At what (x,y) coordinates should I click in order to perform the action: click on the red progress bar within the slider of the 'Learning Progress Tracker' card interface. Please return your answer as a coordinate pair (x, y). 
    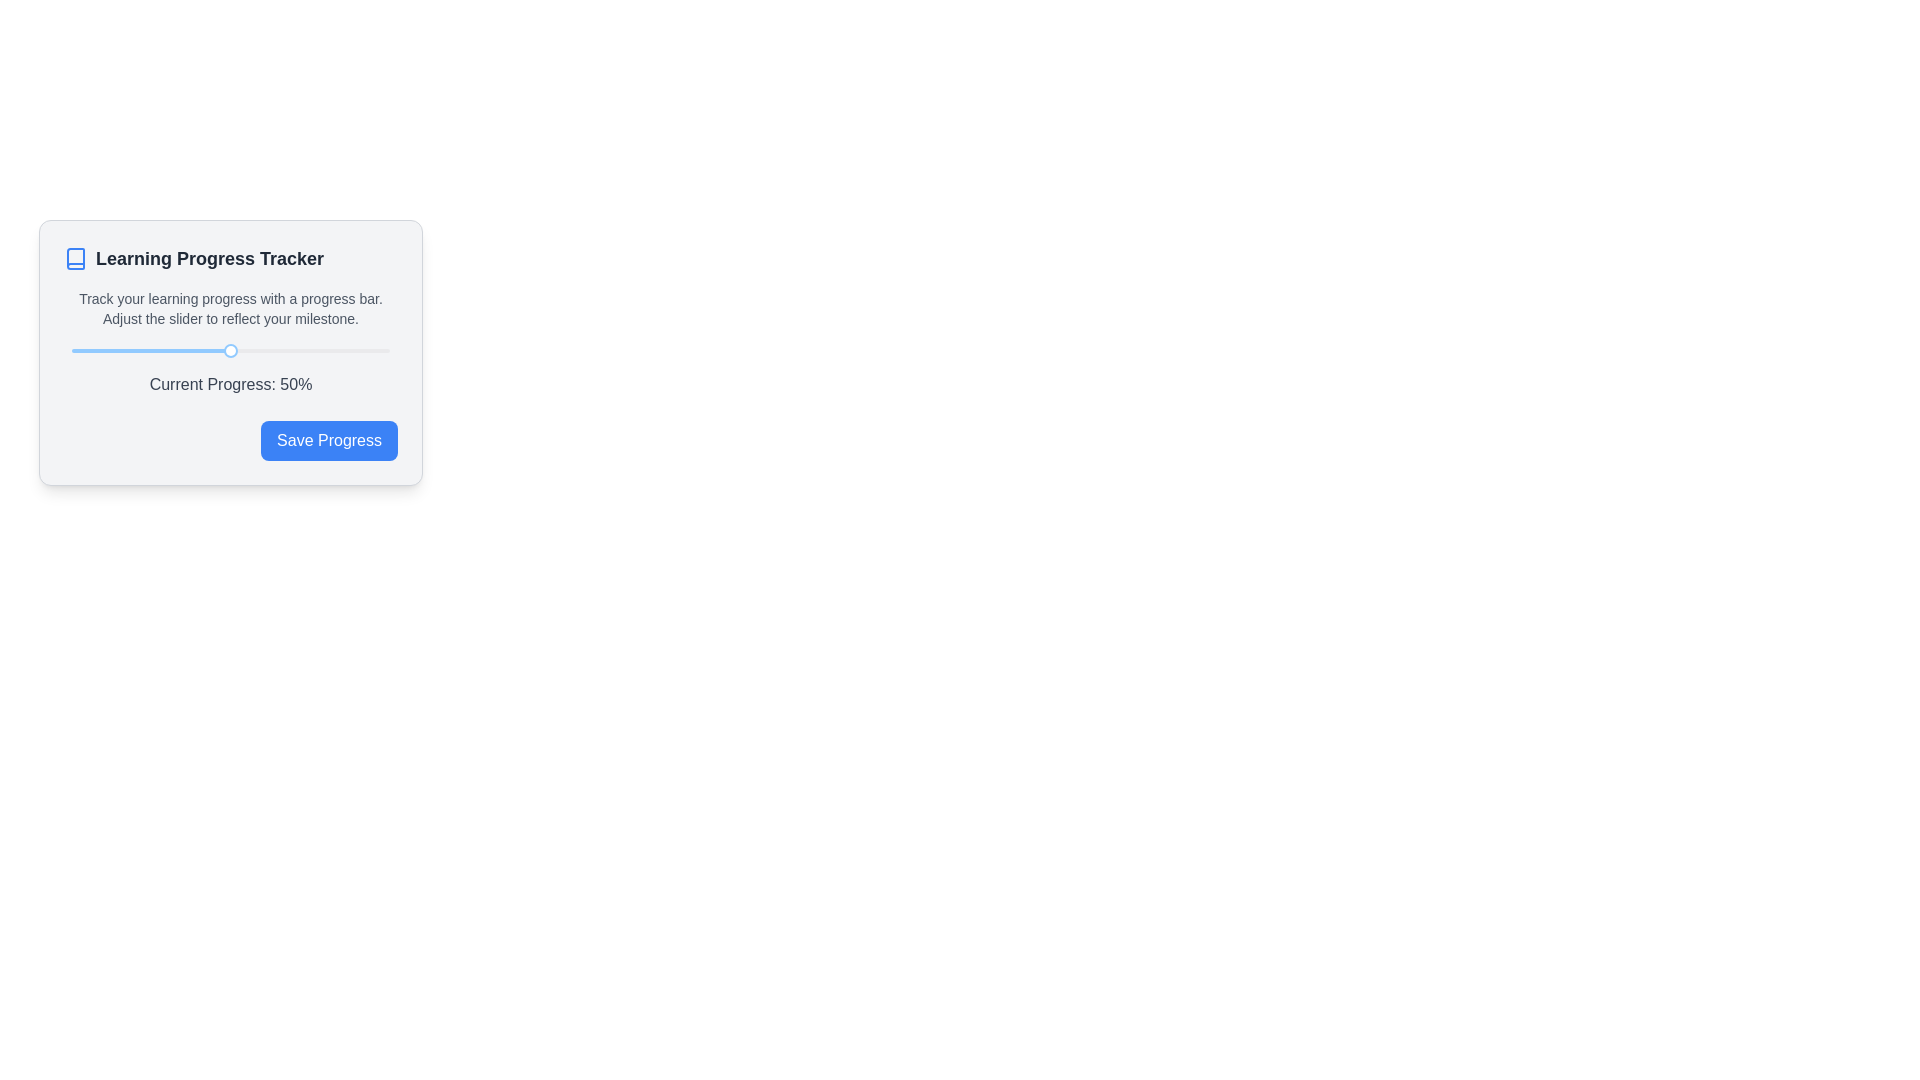
    Looking at the image, I should click on (150, 350).